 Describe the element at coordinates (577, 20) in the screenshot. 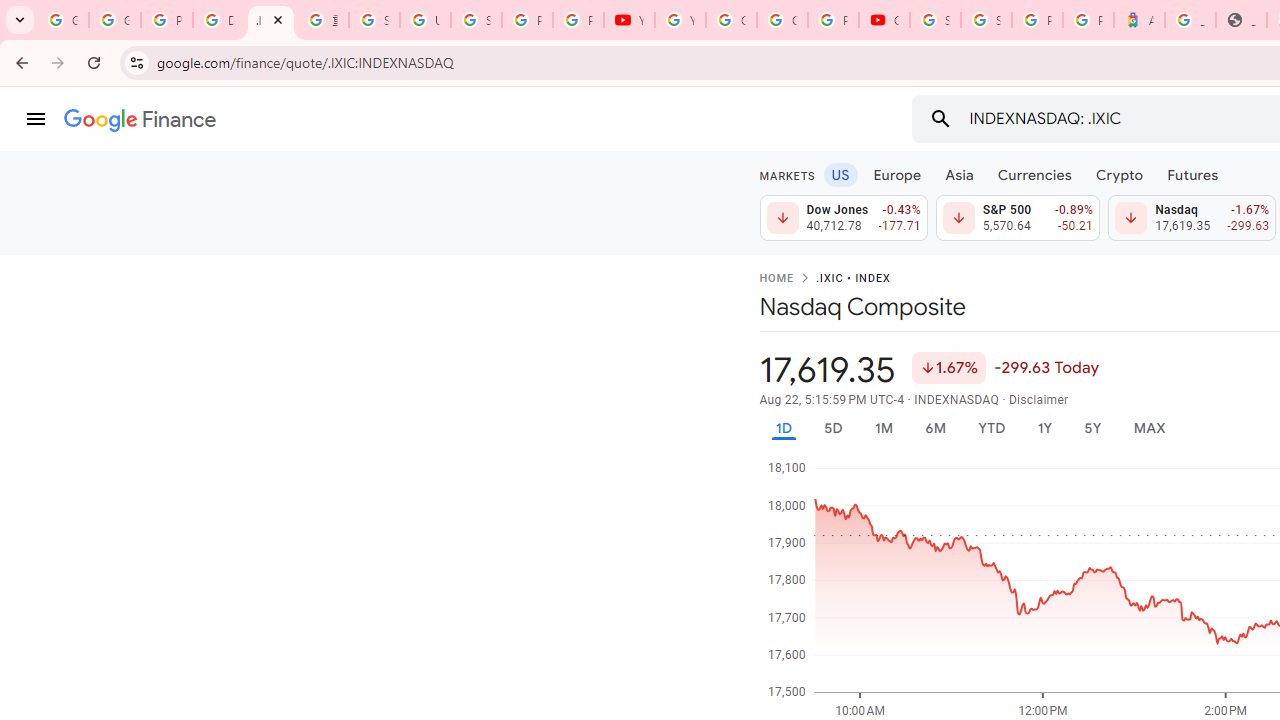

I see `'Privacy Checkup'` at that location.